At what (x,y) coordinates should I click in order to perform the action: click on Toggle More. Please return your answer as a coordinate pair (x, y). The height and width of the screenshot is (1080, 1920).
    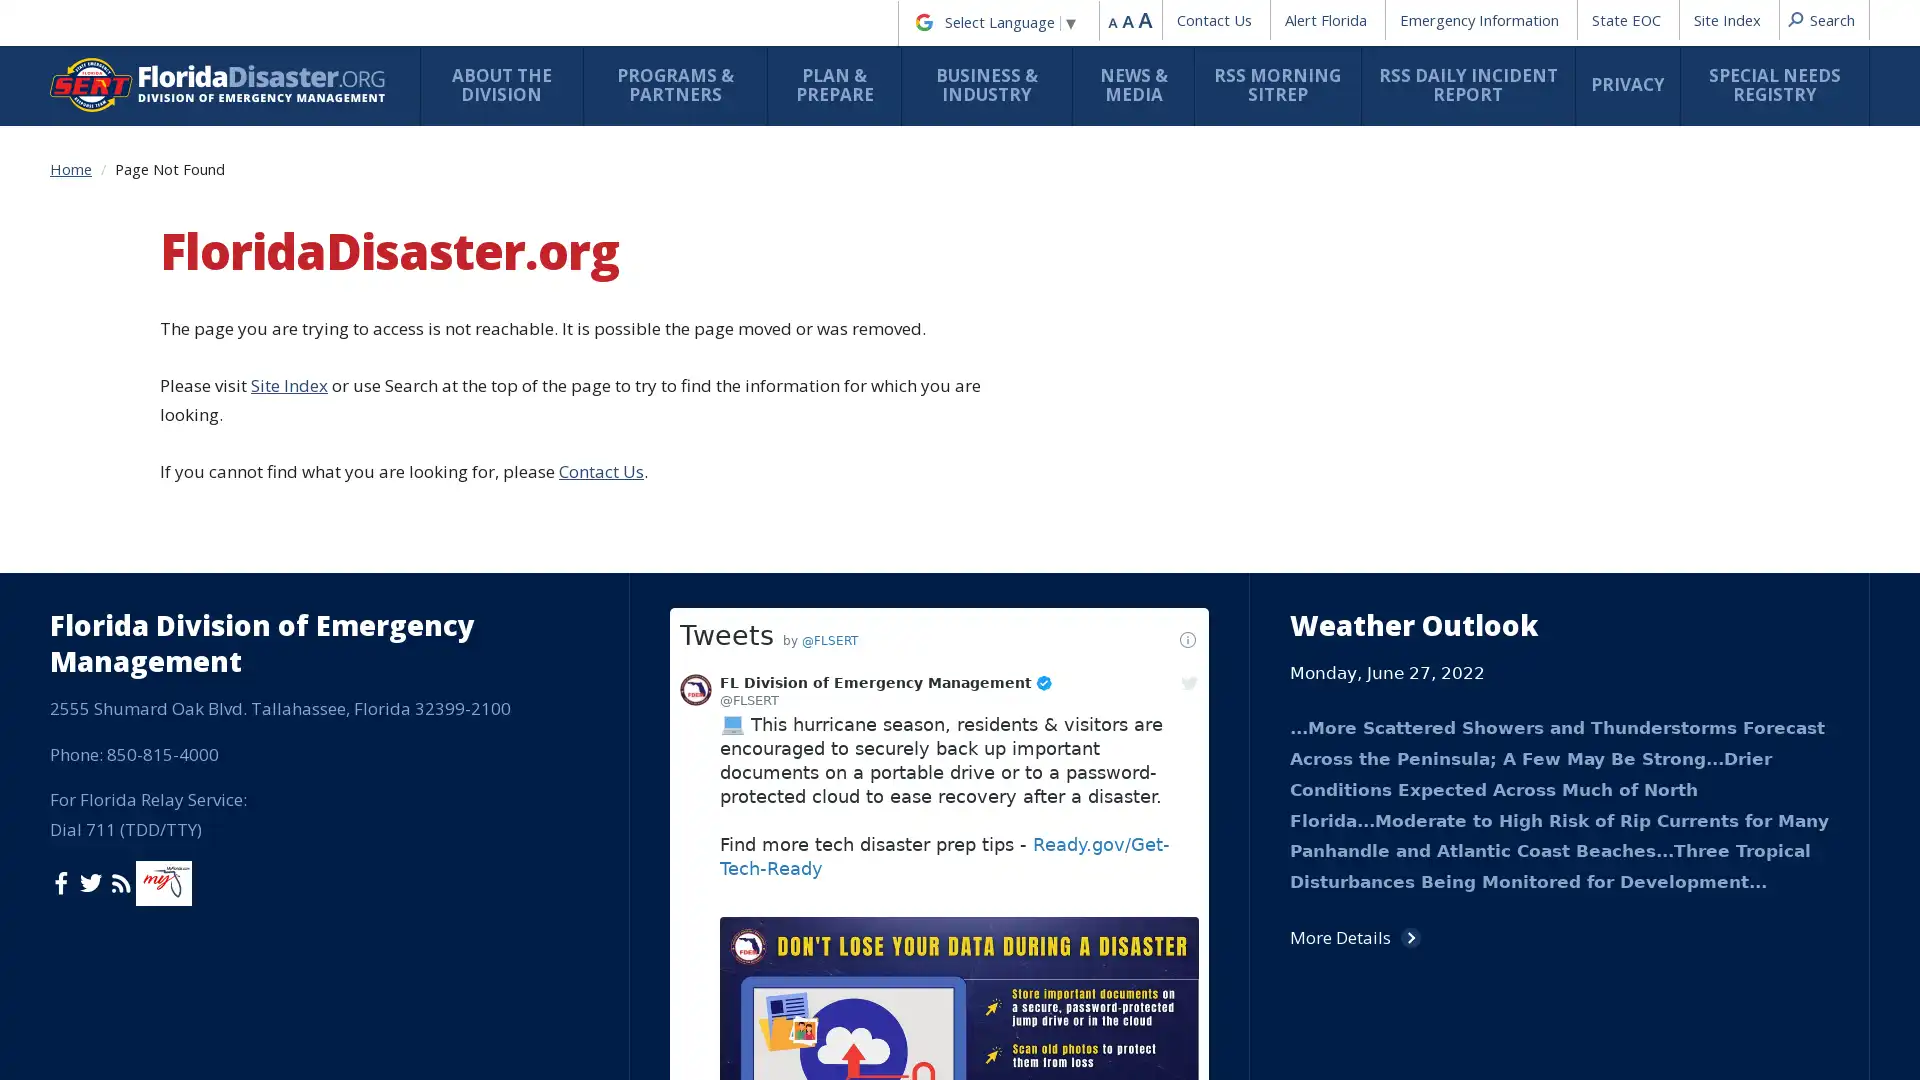
    Looking at the image, I should click on (801, 686).